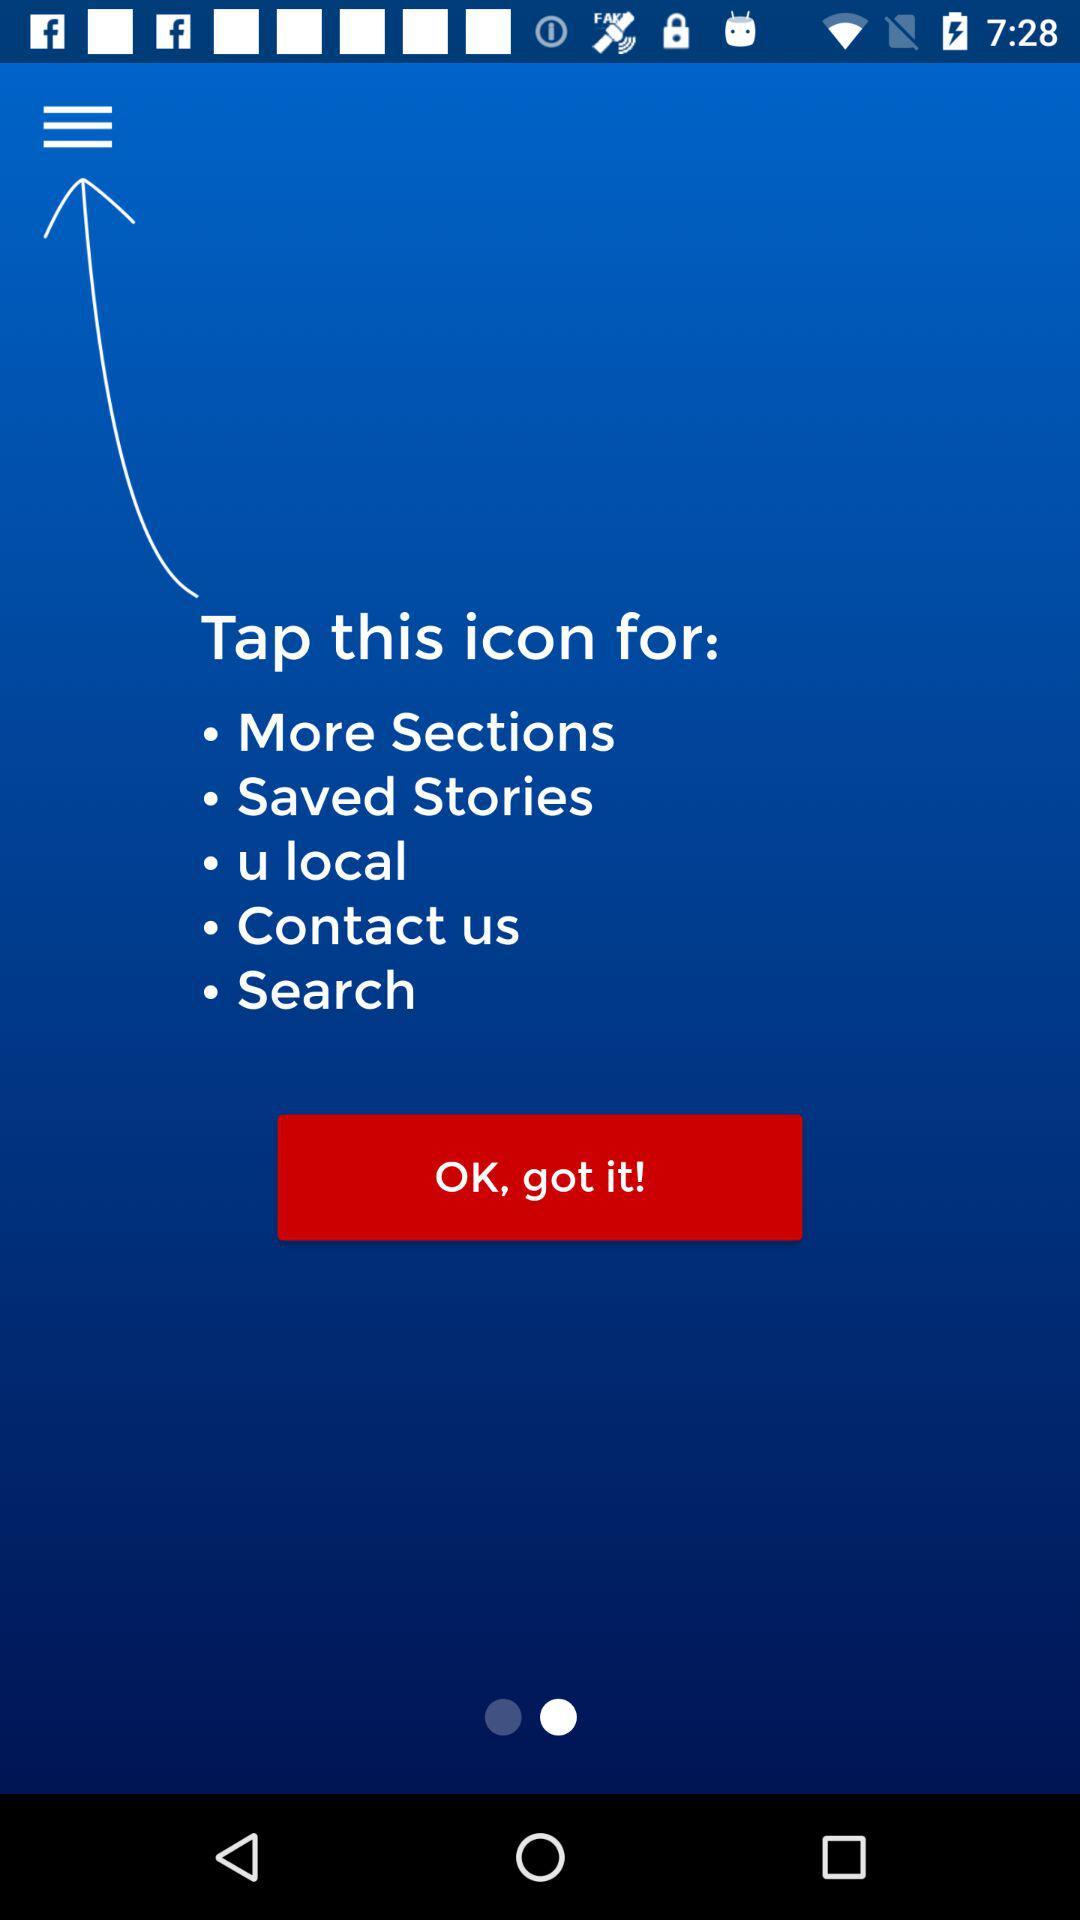 Image resolution: width=1080 pixels, height=1920 pixels. What do you see at coordinates (540, 1177) in the screenshot?
I see `ok, got it! icon` at bounding box center [540, 1177].